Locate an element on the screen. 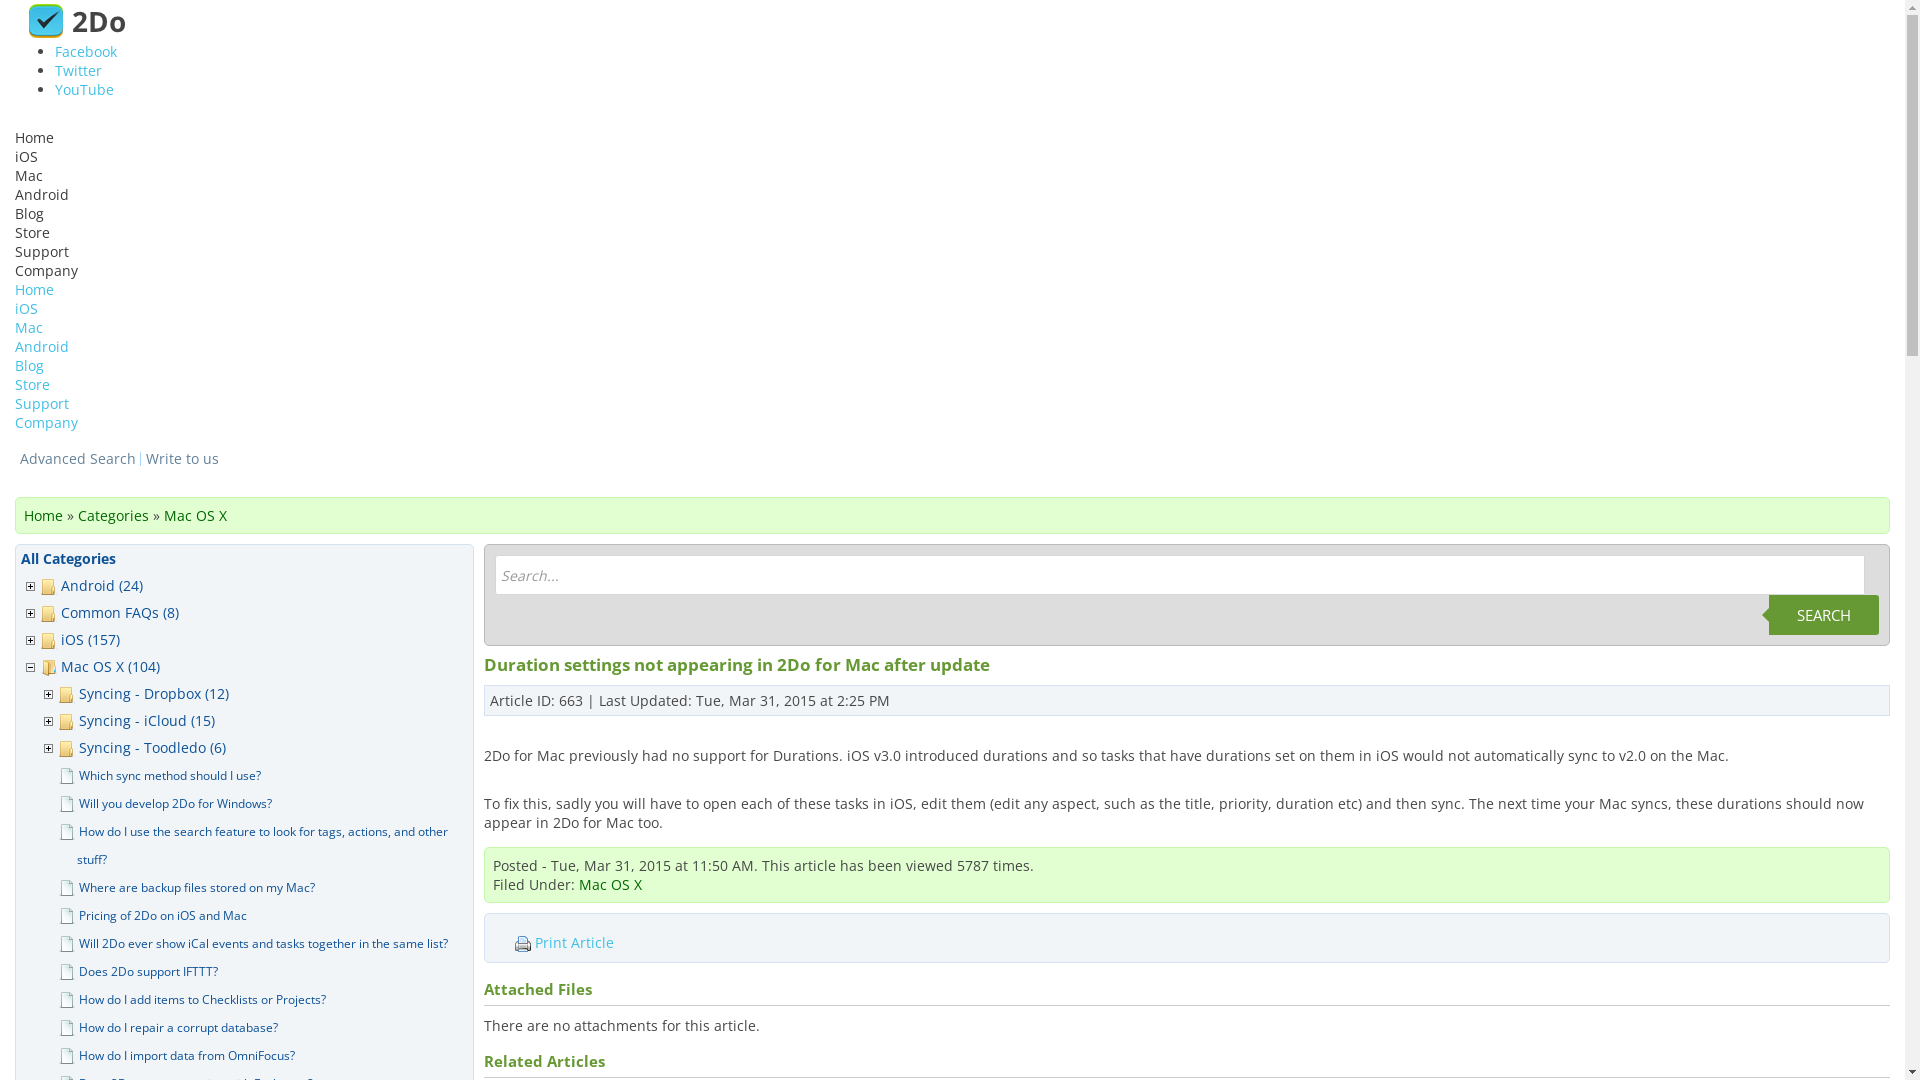 This screenshot has width=1920, height=1080. 'Store' is located at coordinates (32, 231).